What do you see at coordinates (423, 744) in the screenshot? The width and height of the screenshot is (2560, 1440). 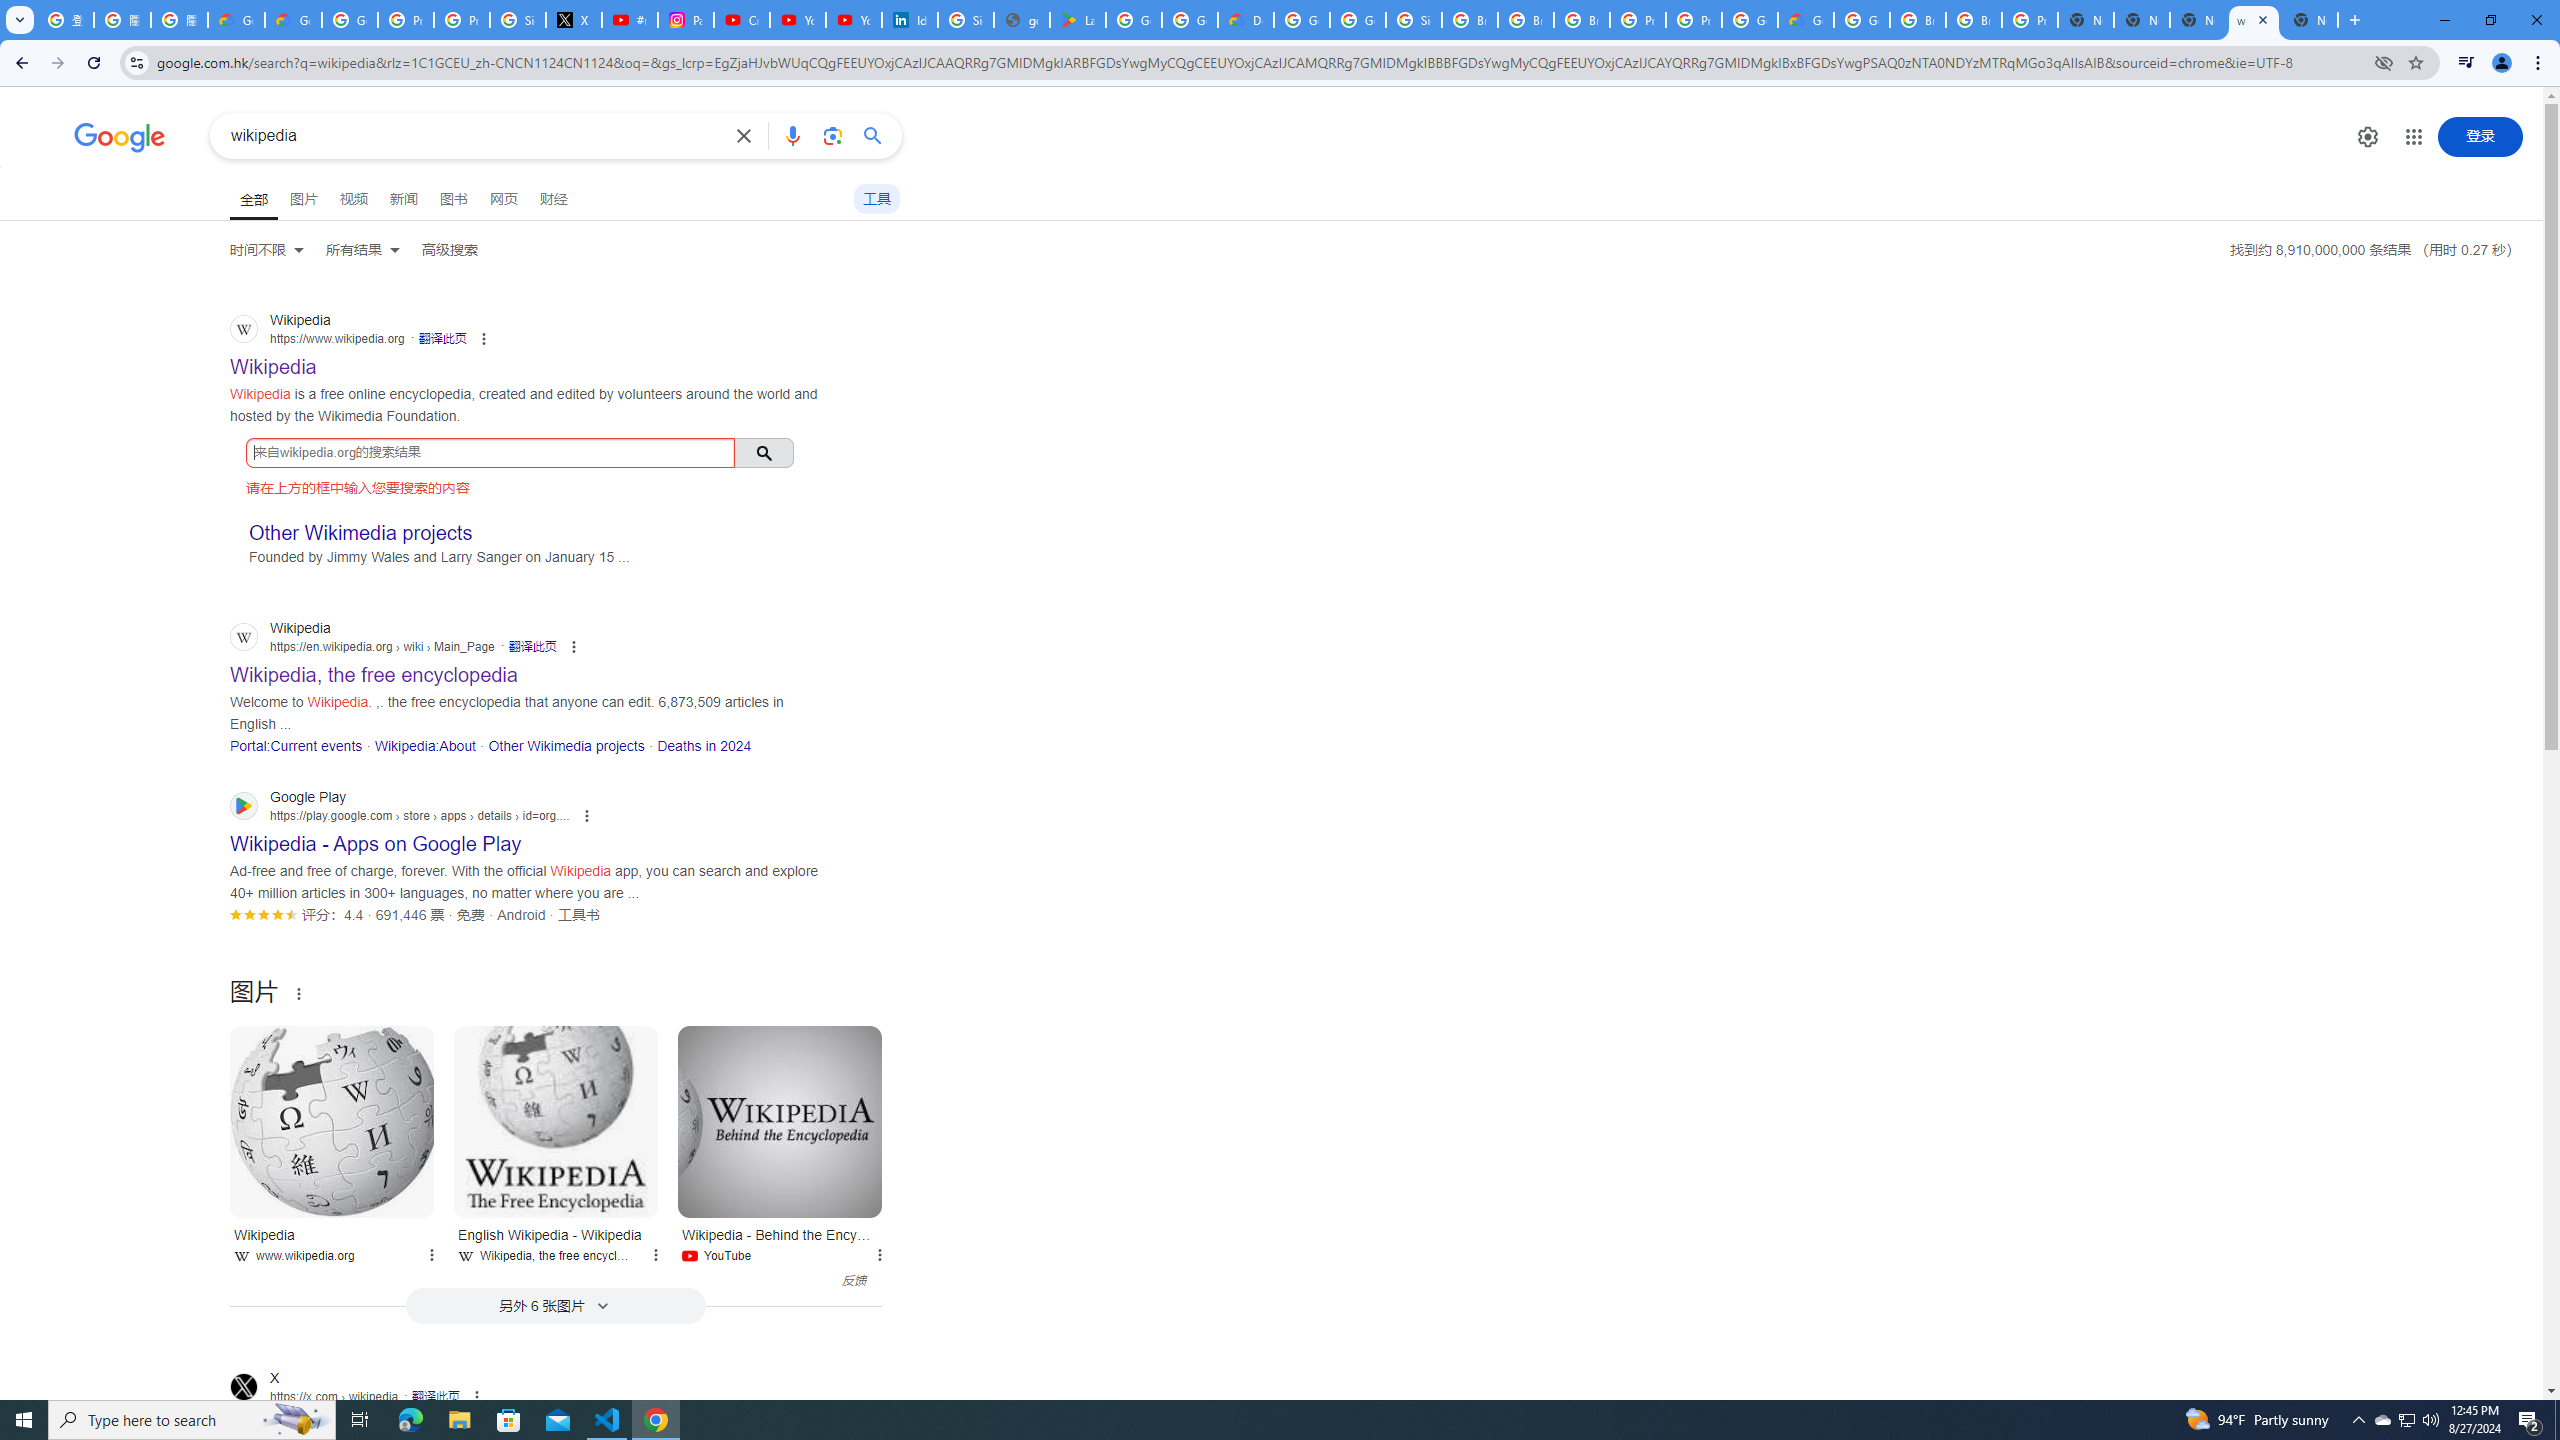 I see `'Wikipedia:About'` at bounding box center [423, 744].